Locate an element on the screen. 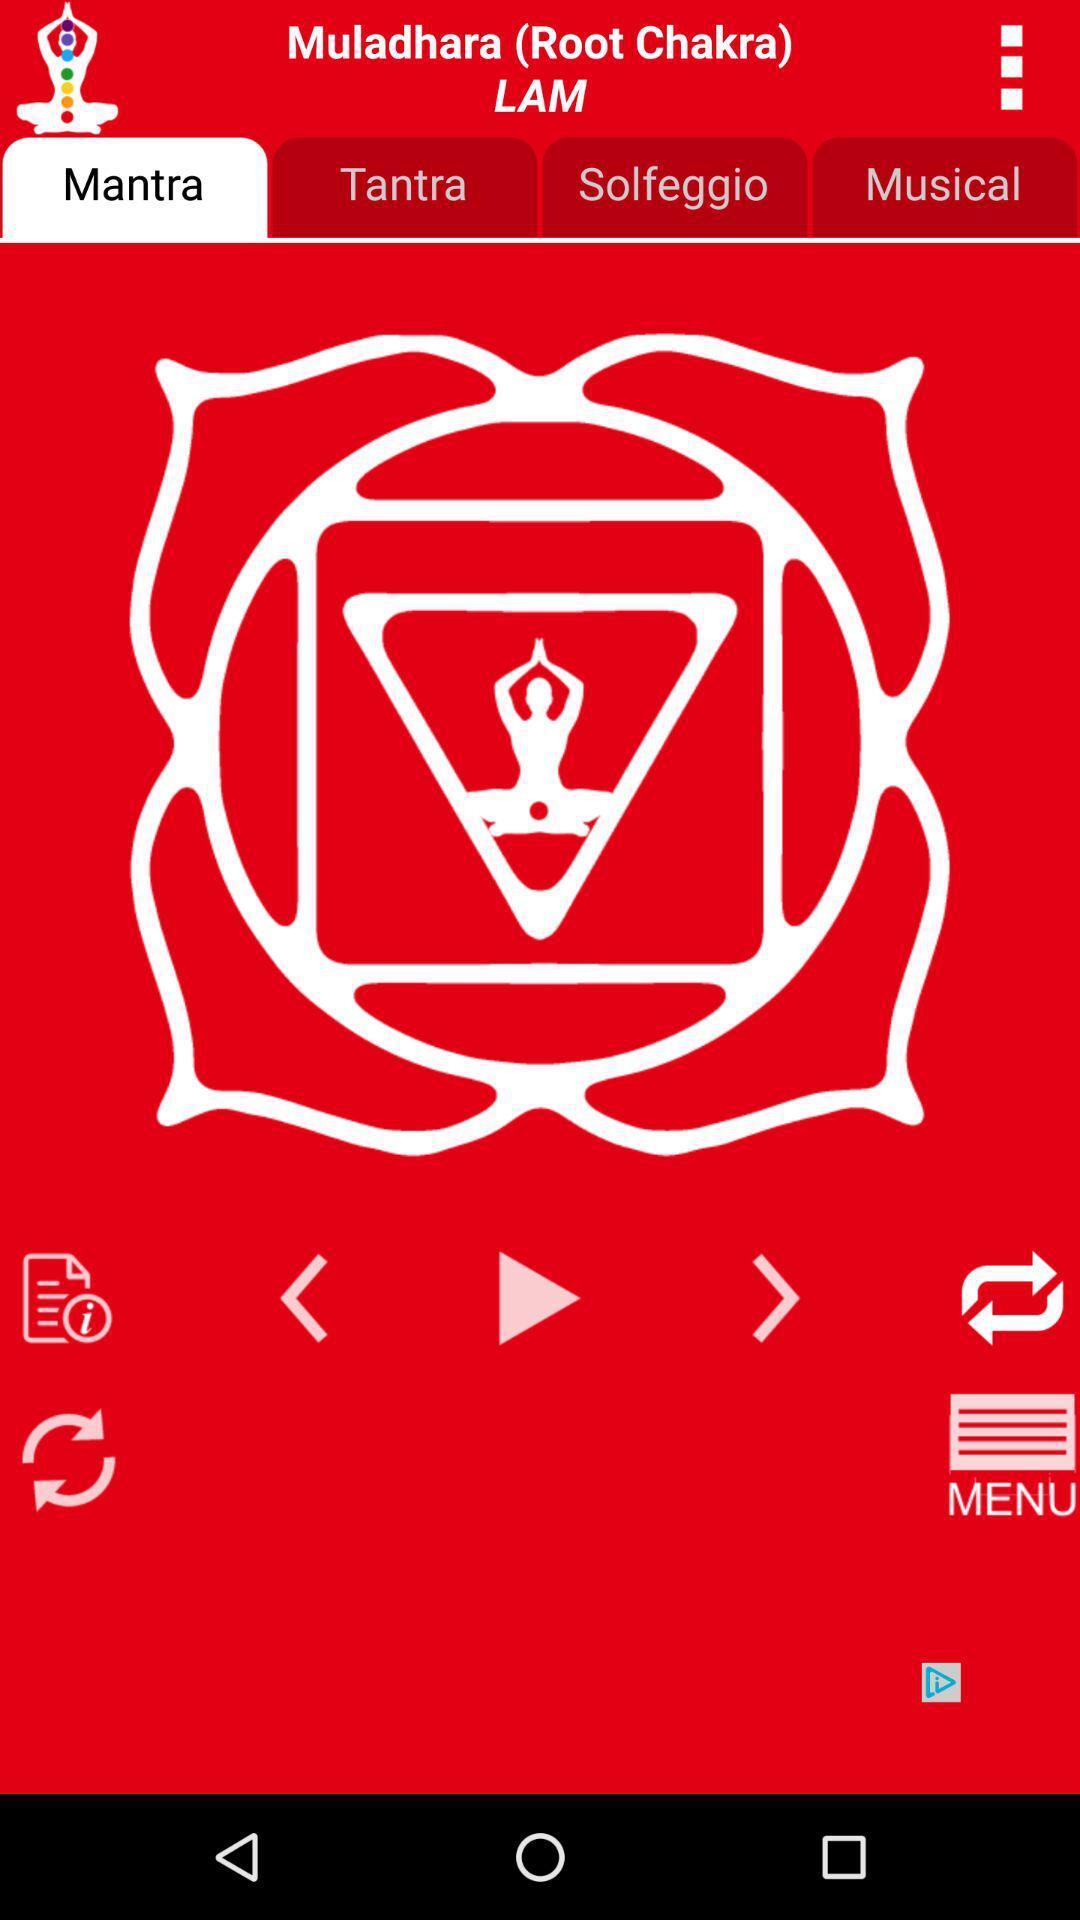 Image resolution: width=1080 pixels, height=1920 pixels. the arrow_forward icon is located at coordinates (775, 1388).